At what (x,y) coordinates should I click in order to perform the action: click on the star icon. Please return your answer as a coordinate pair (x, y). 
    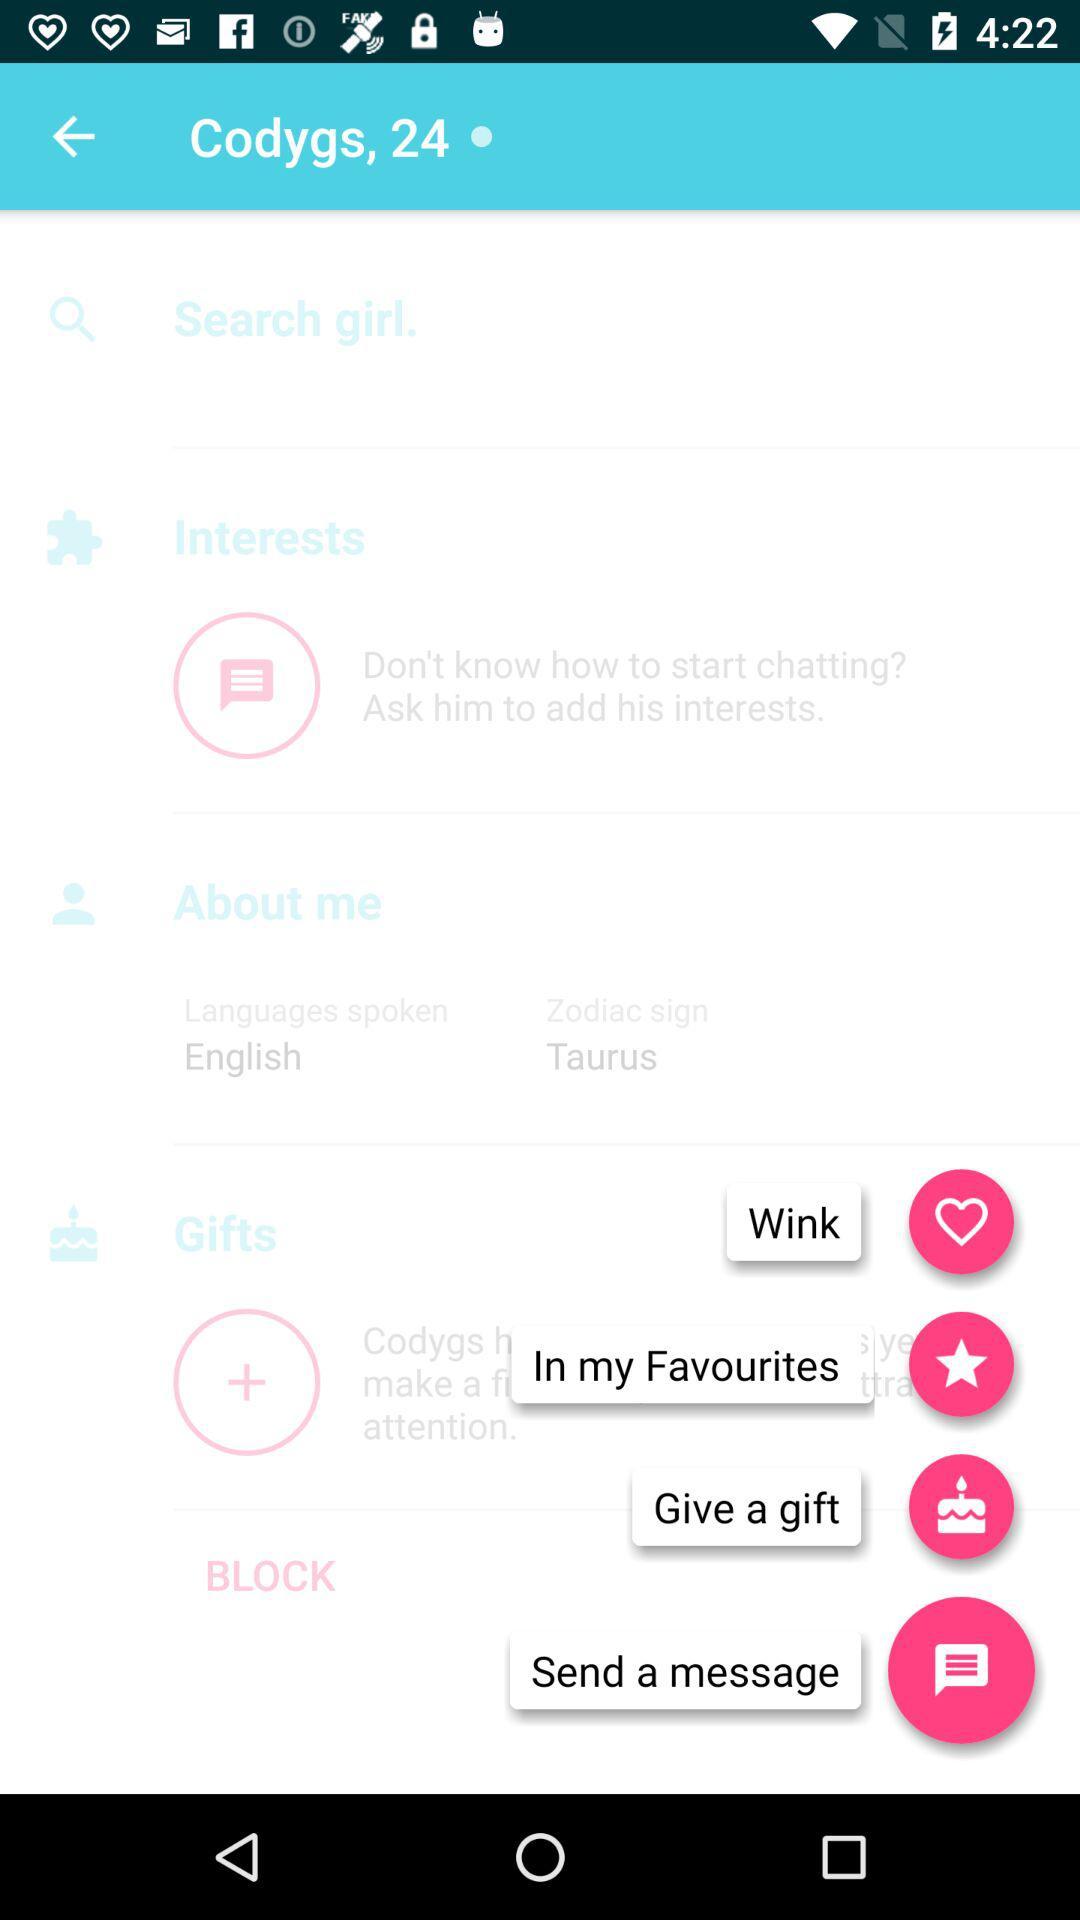
    Looking at the image, I should click on (960, 1363).